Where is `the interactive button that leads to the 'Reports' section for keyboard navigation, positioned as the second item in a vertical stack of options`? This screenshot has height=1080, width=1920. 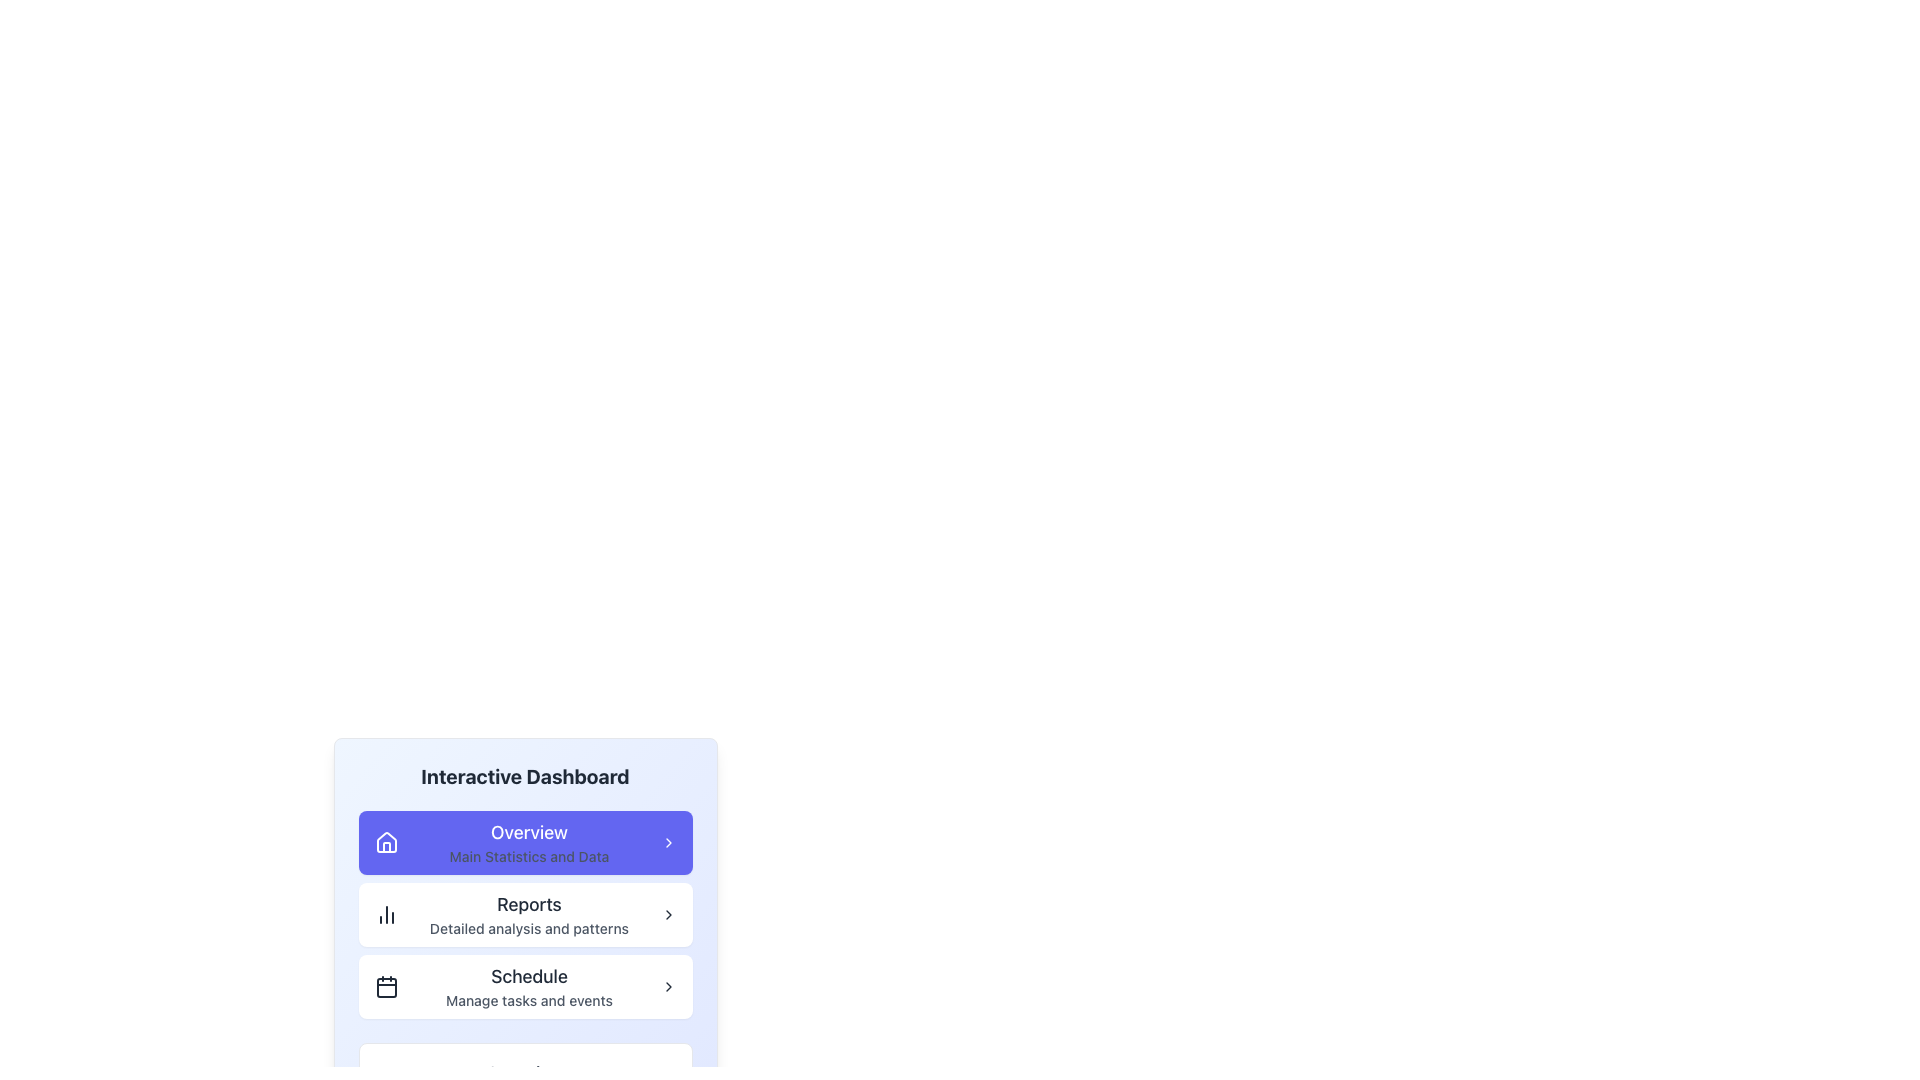
the interactive button that leads to the 'Reports' section for keyboard navigation, positioned as the second item in a vertical stack of options is located at coordinates (525, 914).